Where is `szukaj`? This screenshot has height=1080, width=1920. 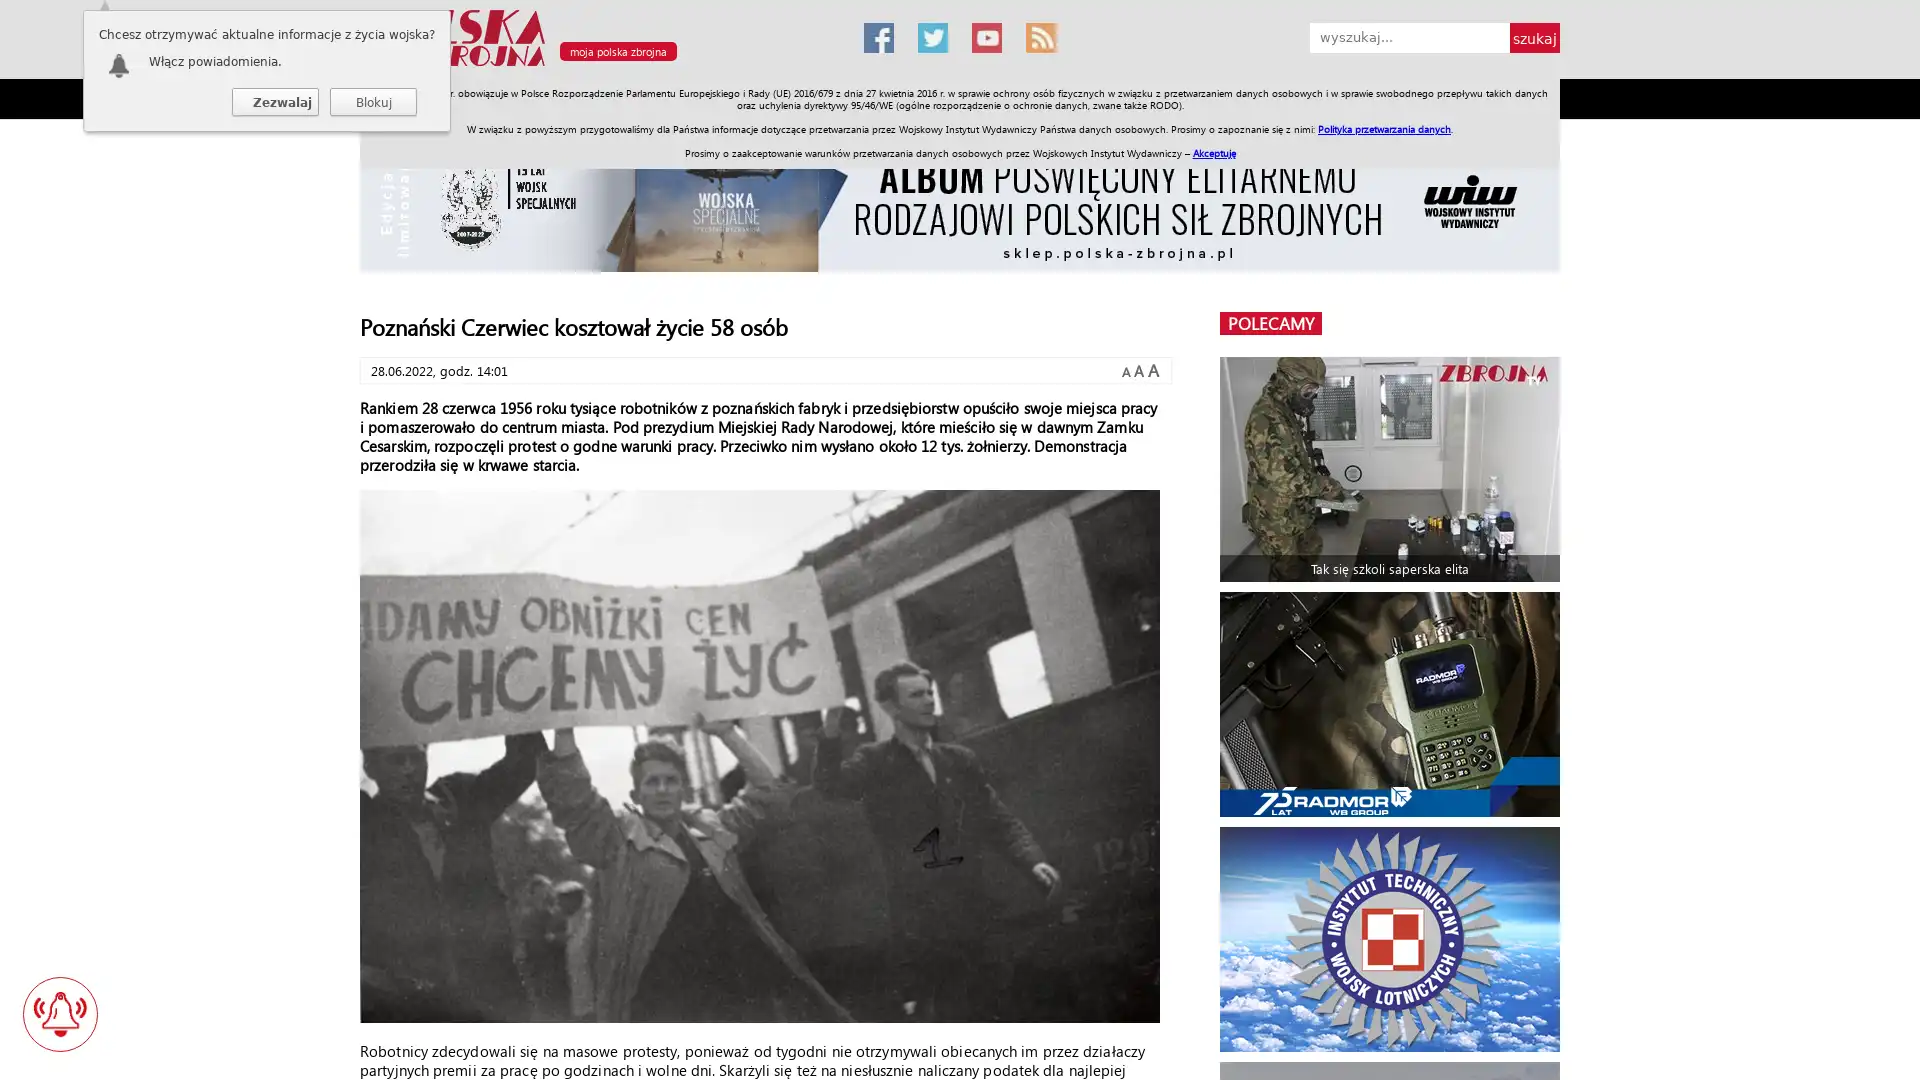 szukaj is located at coordinates (1534, 38).